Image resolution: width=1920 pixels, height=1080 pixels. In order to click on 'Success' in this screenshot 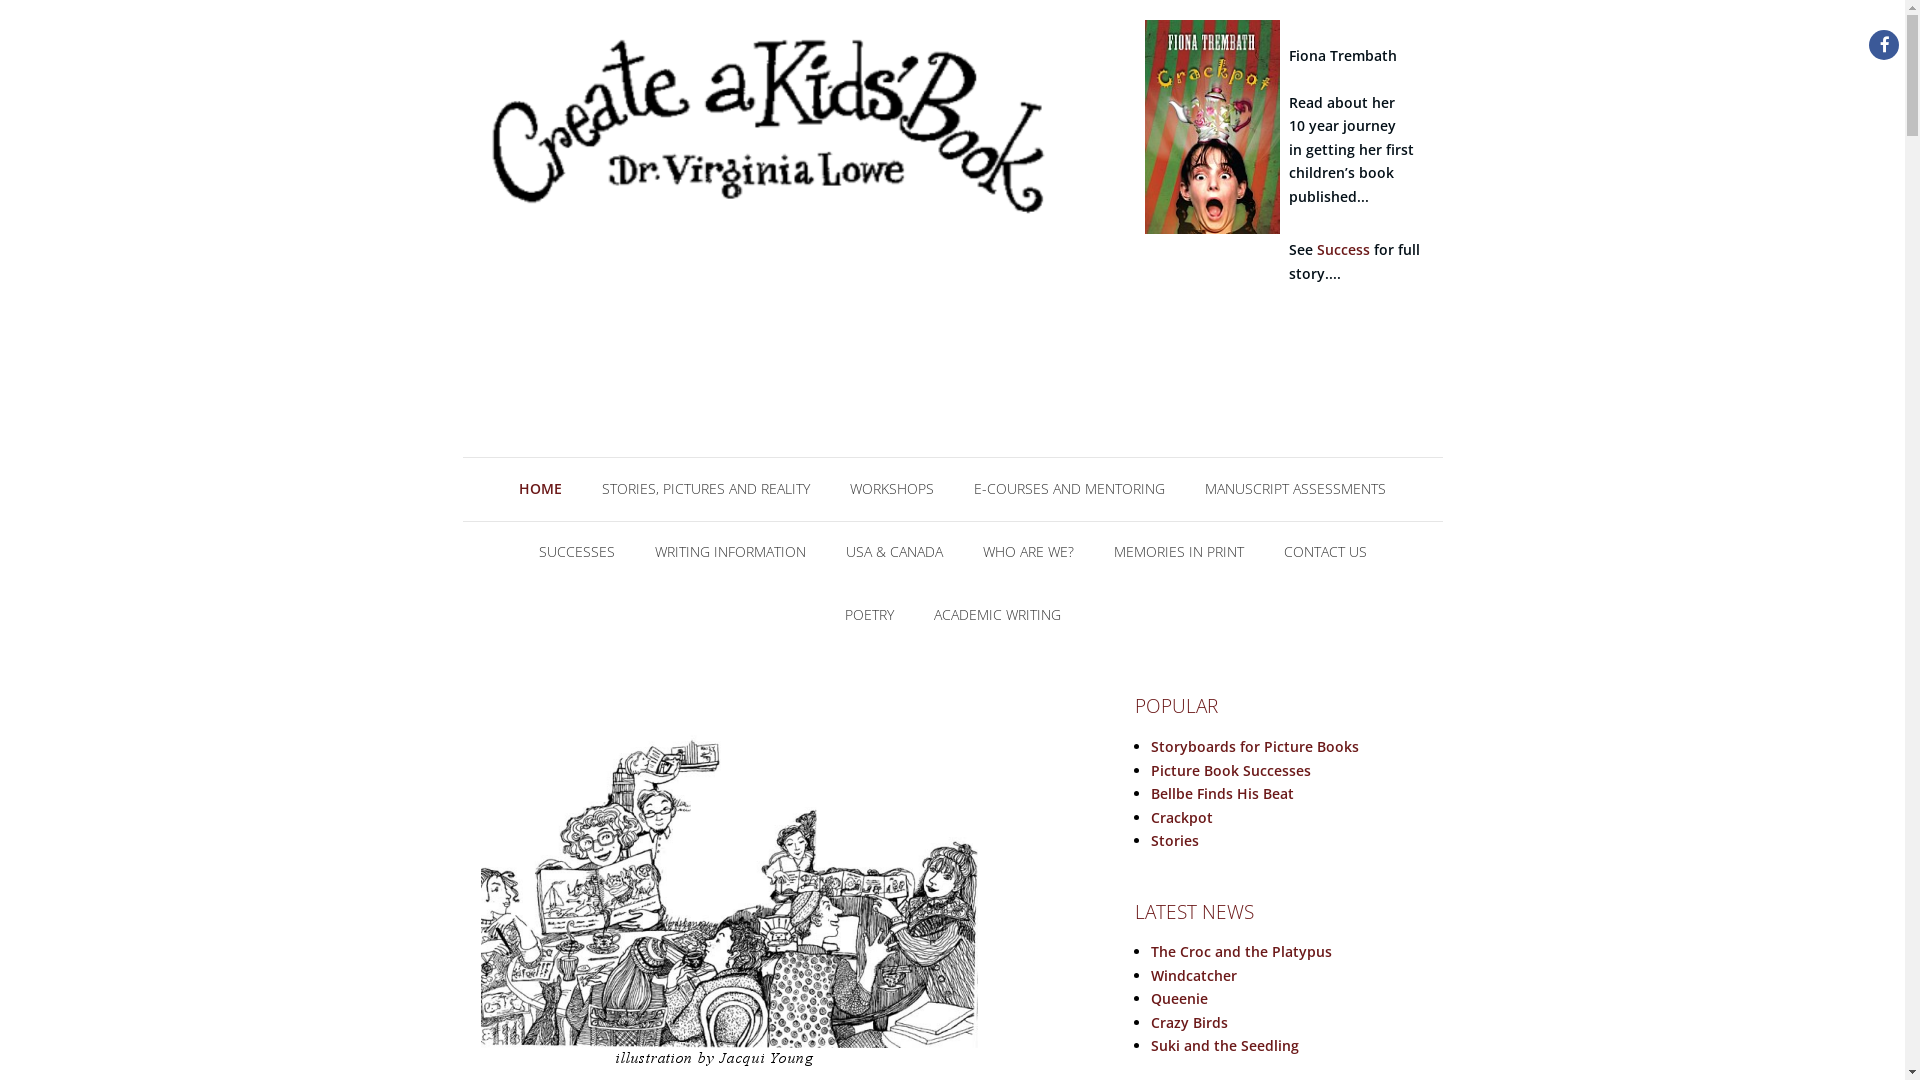, I will do `click(1313, 248)`.